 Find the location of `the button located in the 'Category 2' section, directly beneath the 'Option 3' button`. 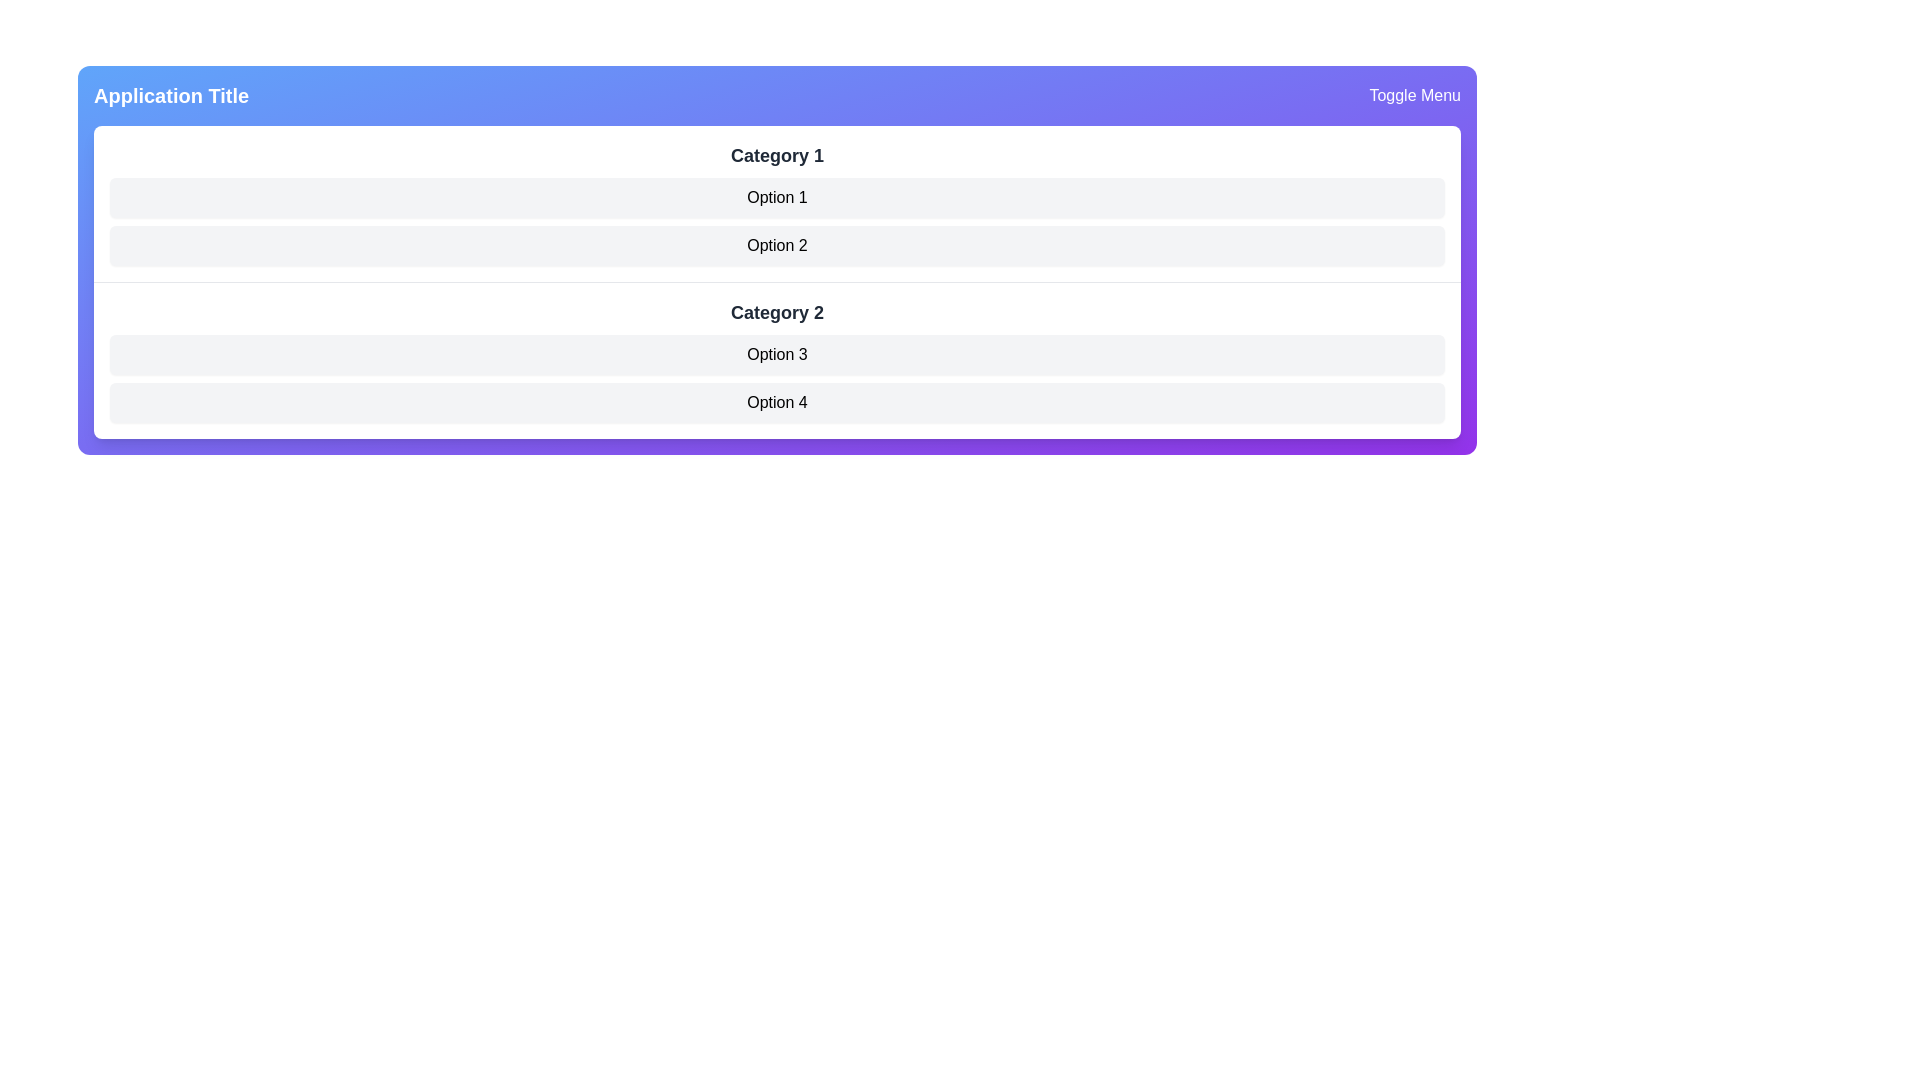

the button located in the 'Category 2' section, directly beneath the 'Option 3' button is located at coordinates (776, 402).